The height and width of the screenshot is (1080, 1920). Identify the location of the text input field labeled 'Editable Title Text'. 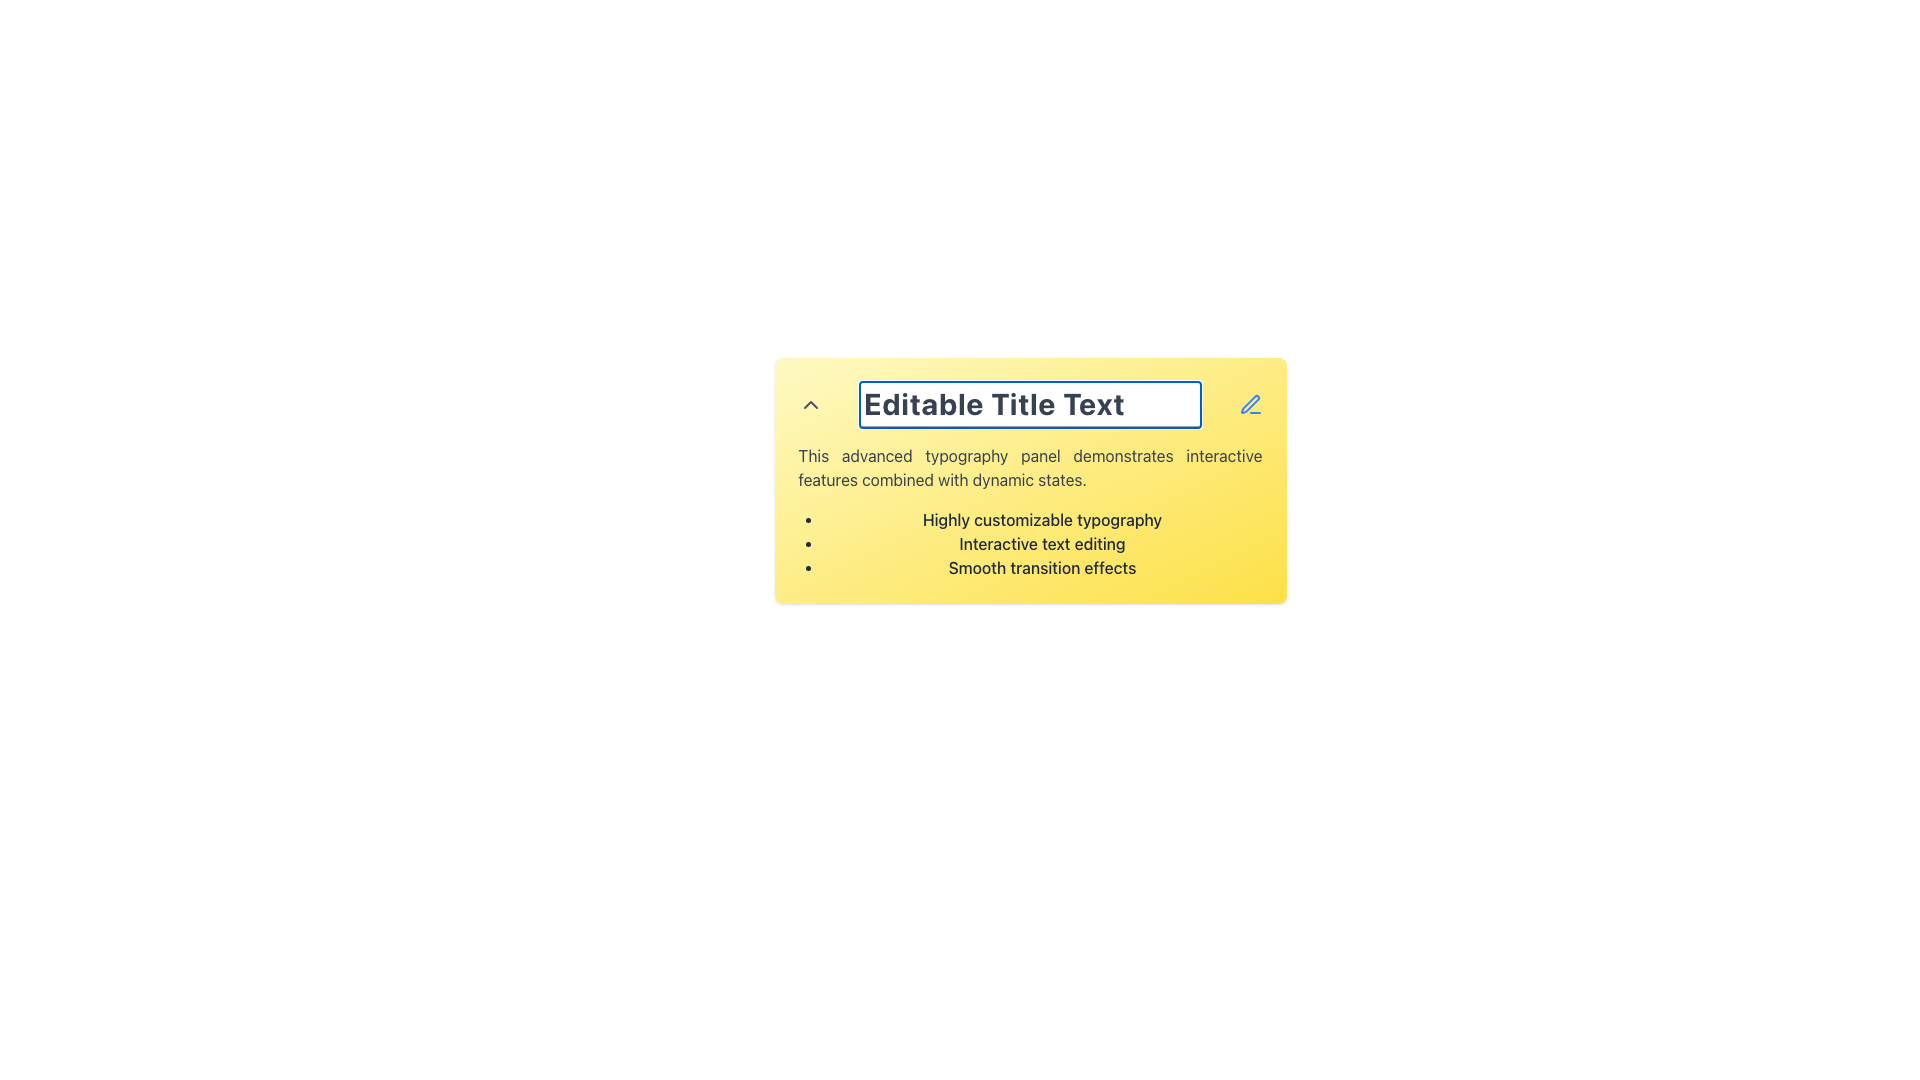
(1030, 405).